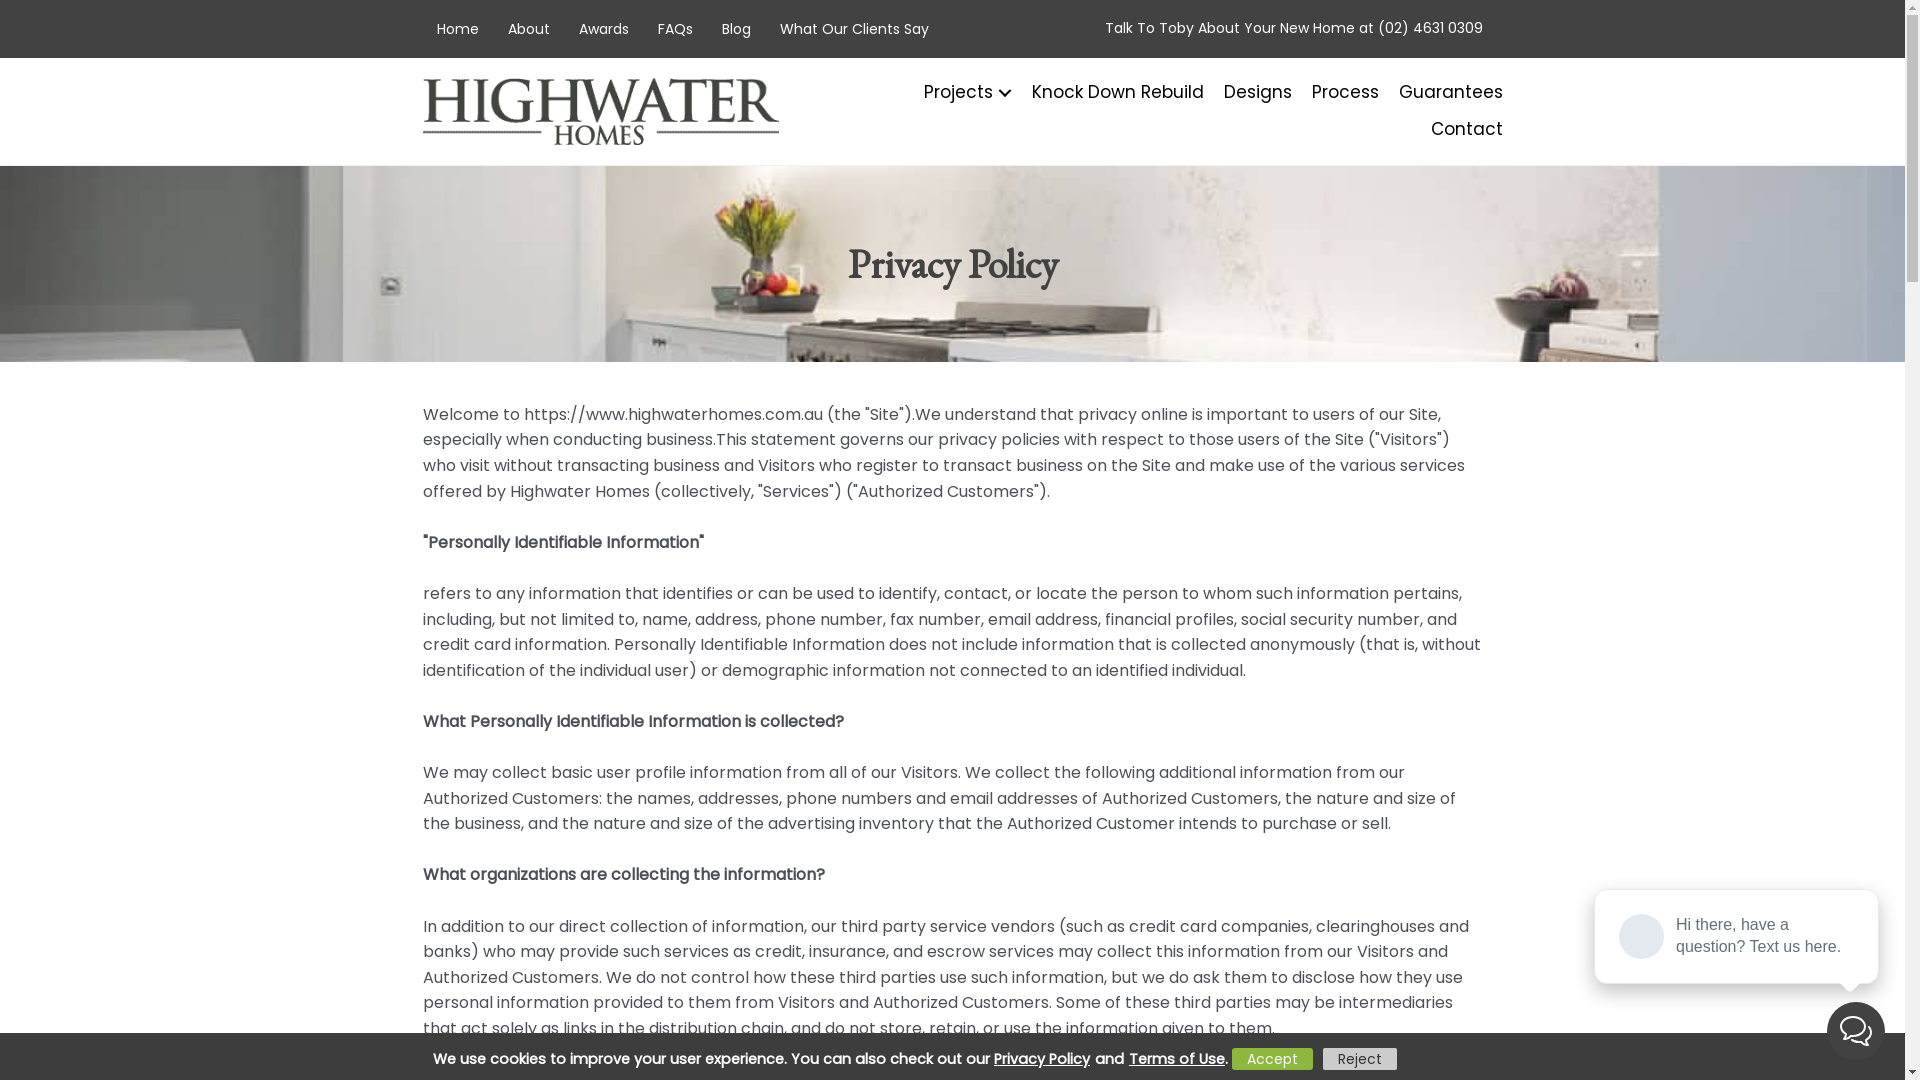 The width and height of the screenshot is (1920, 1080). What do you see at coordinates (455, 29) in the screenshot?
I see `'Home'` at bounding box center [455, 29].